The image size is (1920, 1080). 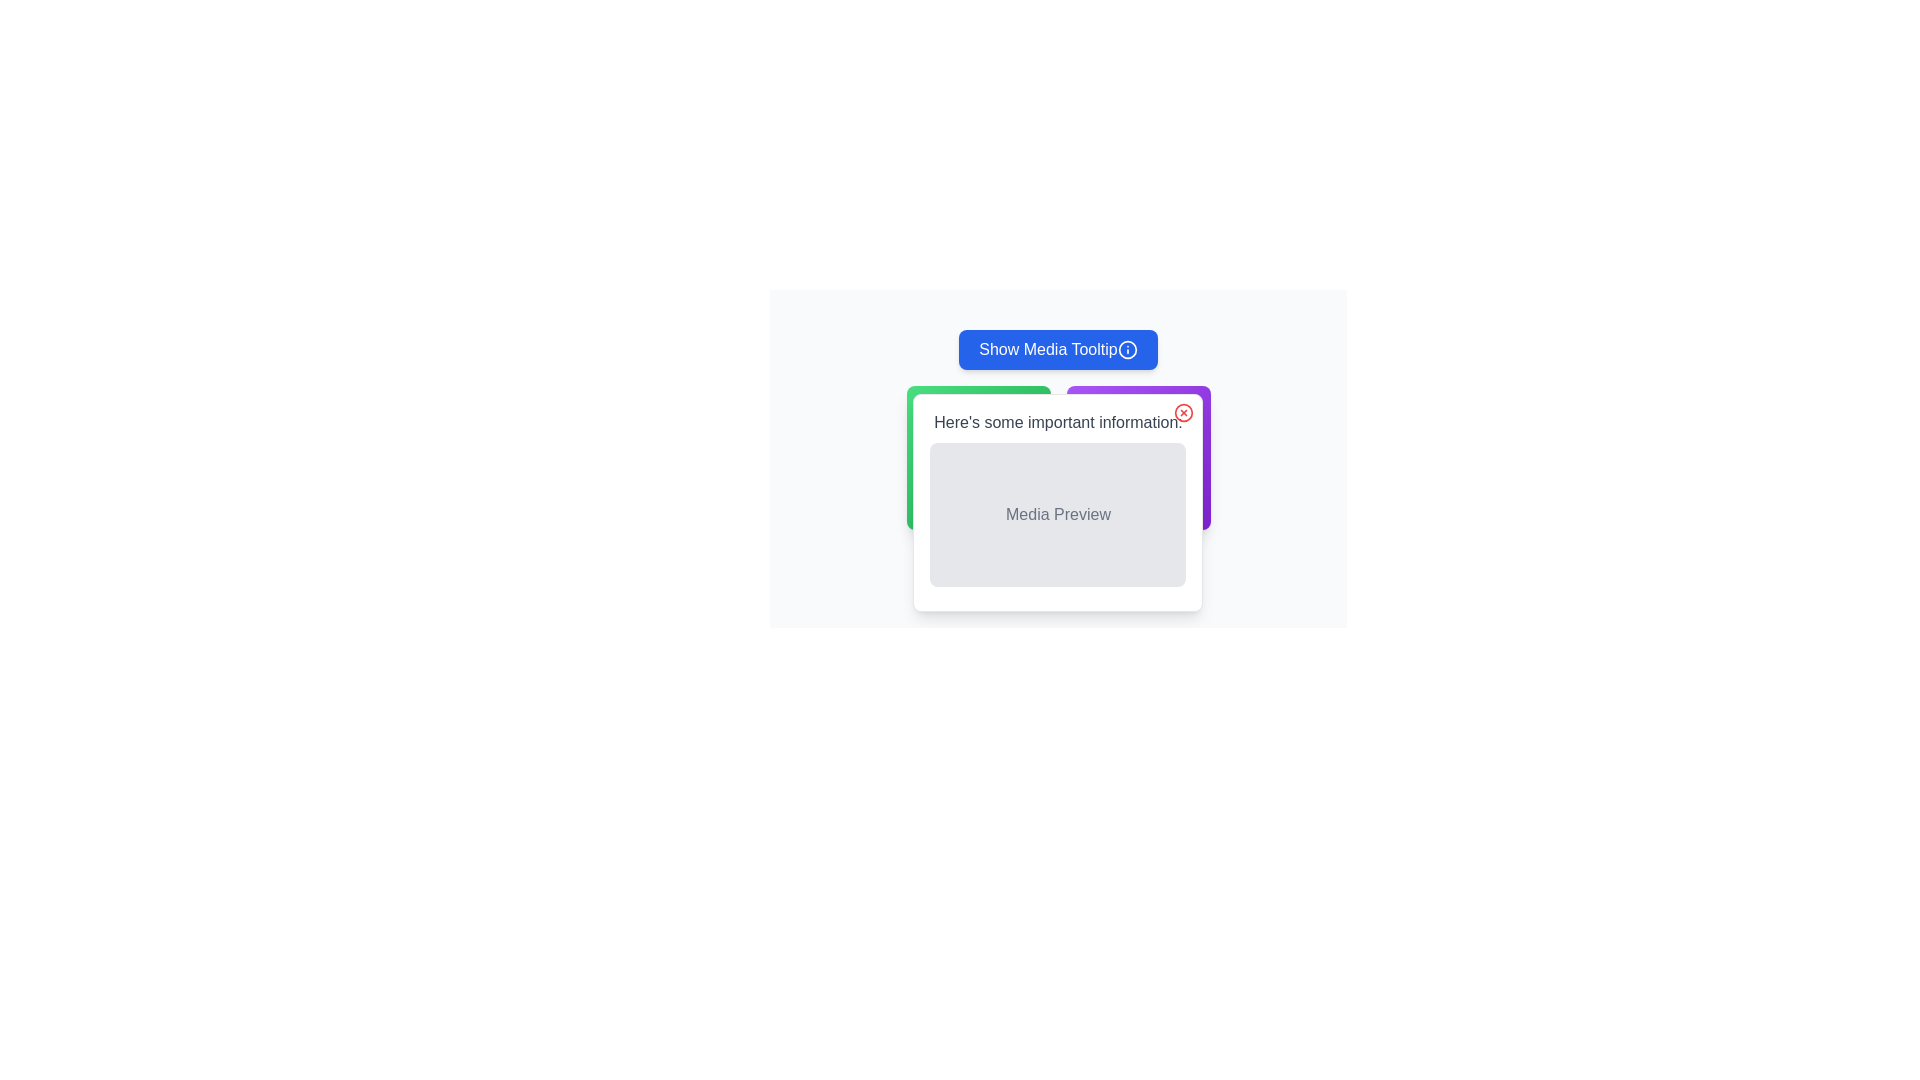 What do you see at coordinates (1057, 514) in the screenshot?
I see `the gray rectangular block with rounded corners containing the text 'Media Preview', which is located centrally within the modal card layout below the text 'Here's some important information'` at bounding box center [1057, 514].